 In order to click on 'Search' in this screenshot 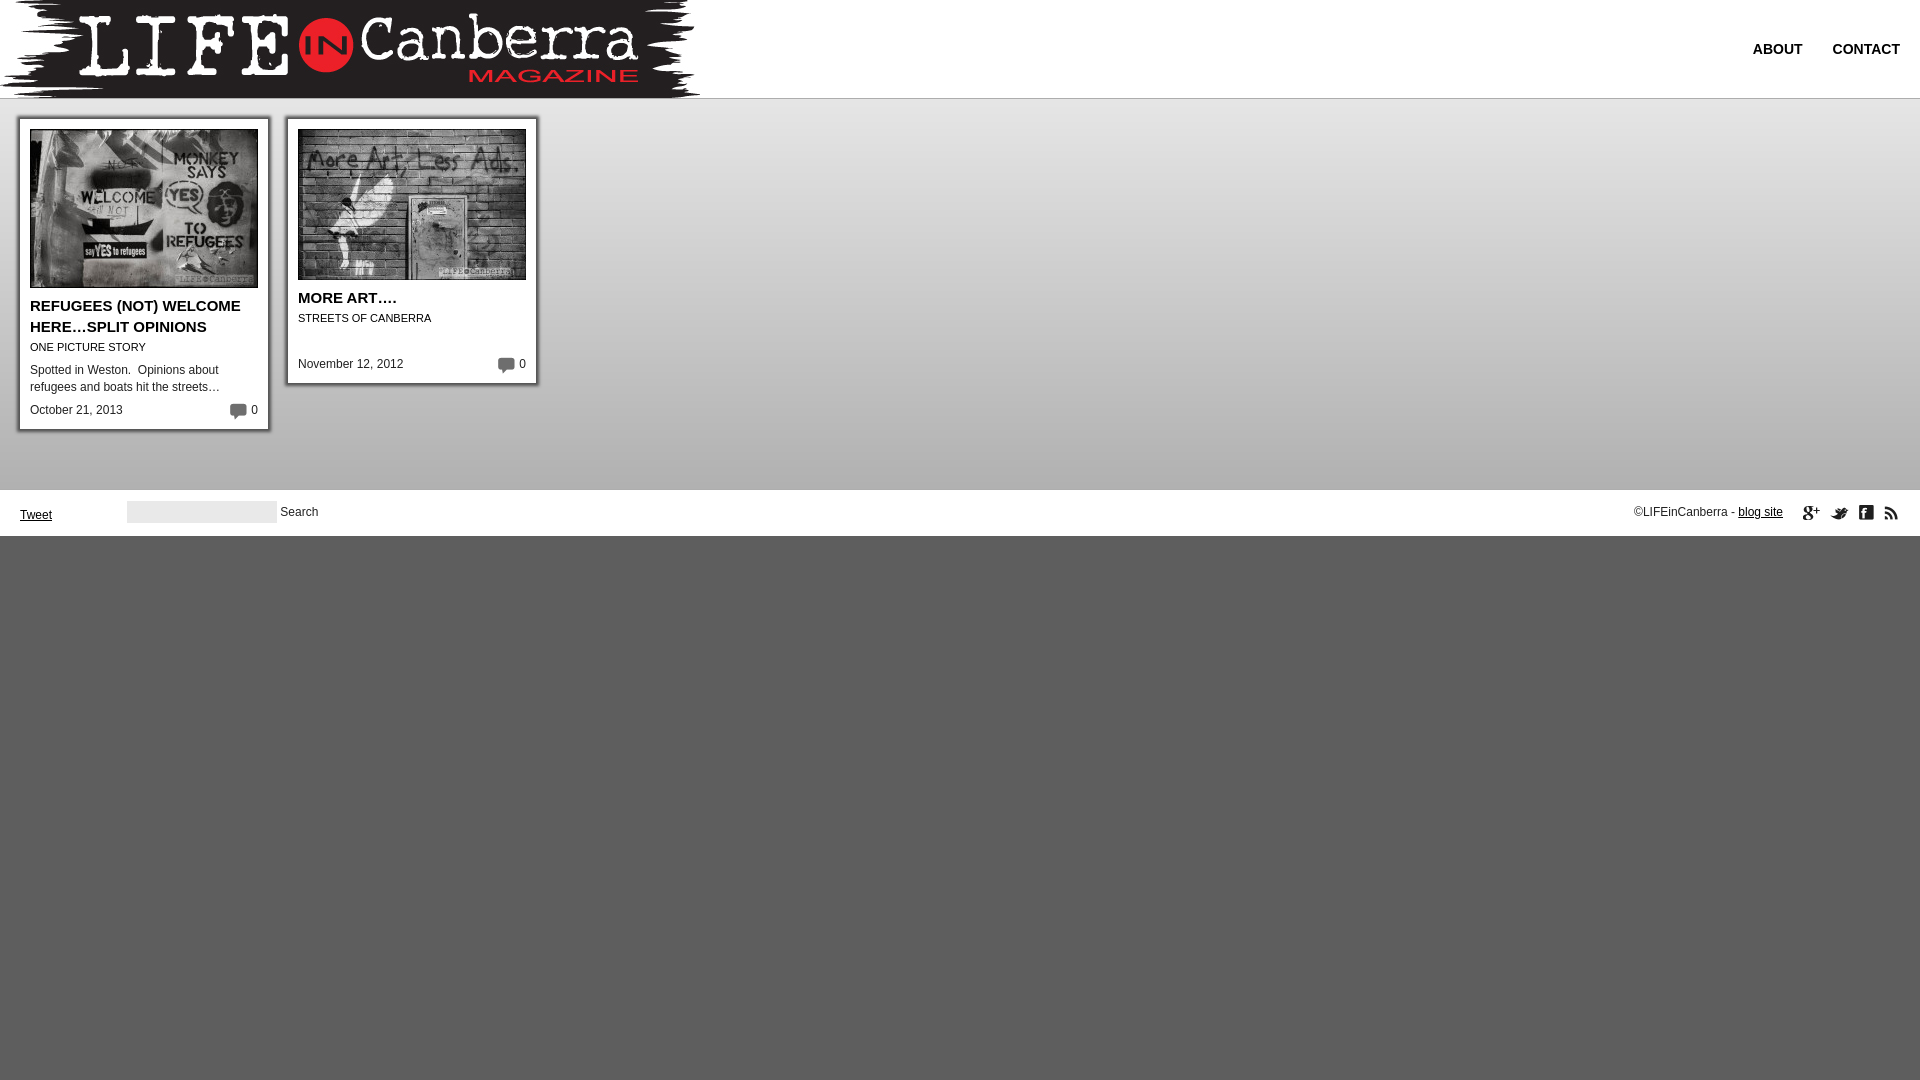, I will do `click(297, 511)`.